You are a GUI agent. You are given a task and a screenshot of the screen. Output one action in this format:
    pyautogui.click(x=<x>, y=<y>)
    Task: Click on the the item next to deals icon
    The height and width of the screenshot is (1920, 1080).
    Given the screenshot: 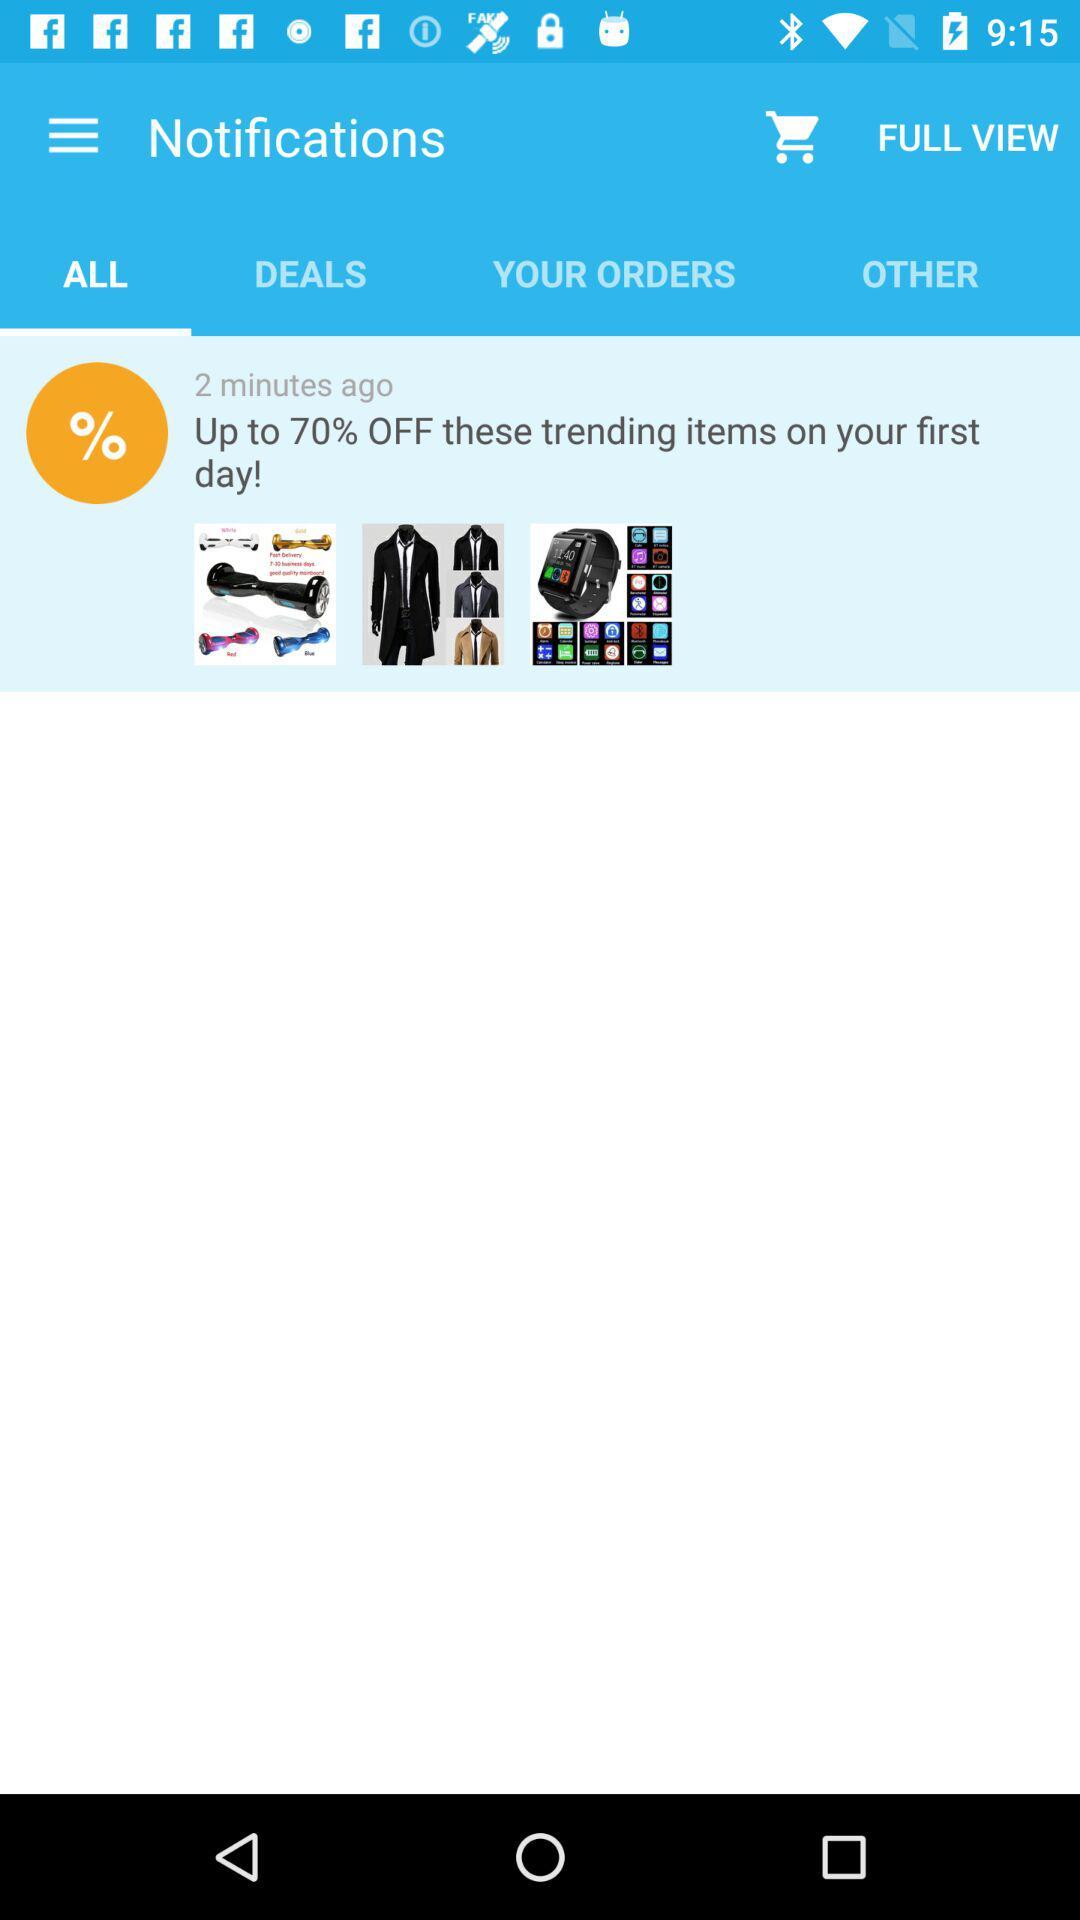 What is the action you would take?
    pyautogui.click(x=95, y=272)
    